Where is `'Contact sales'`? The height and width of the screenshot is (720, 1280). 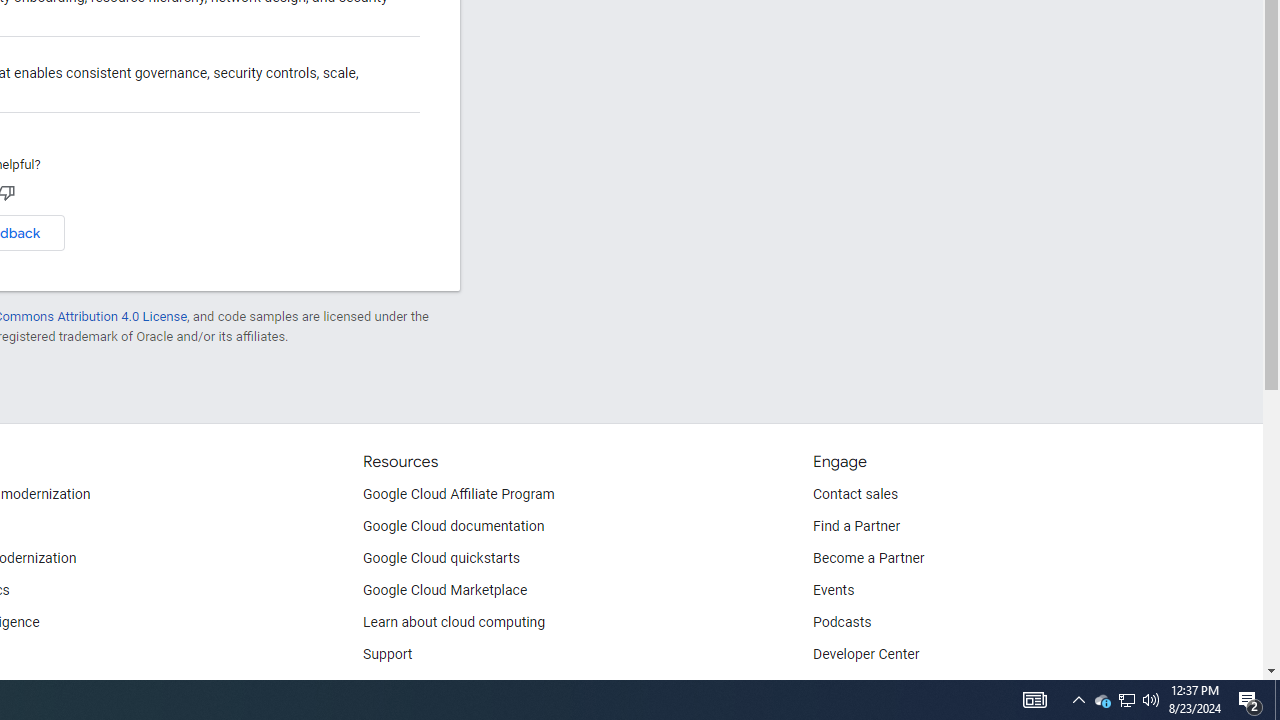
'Contact sales' is located at coordinates (855, 495).